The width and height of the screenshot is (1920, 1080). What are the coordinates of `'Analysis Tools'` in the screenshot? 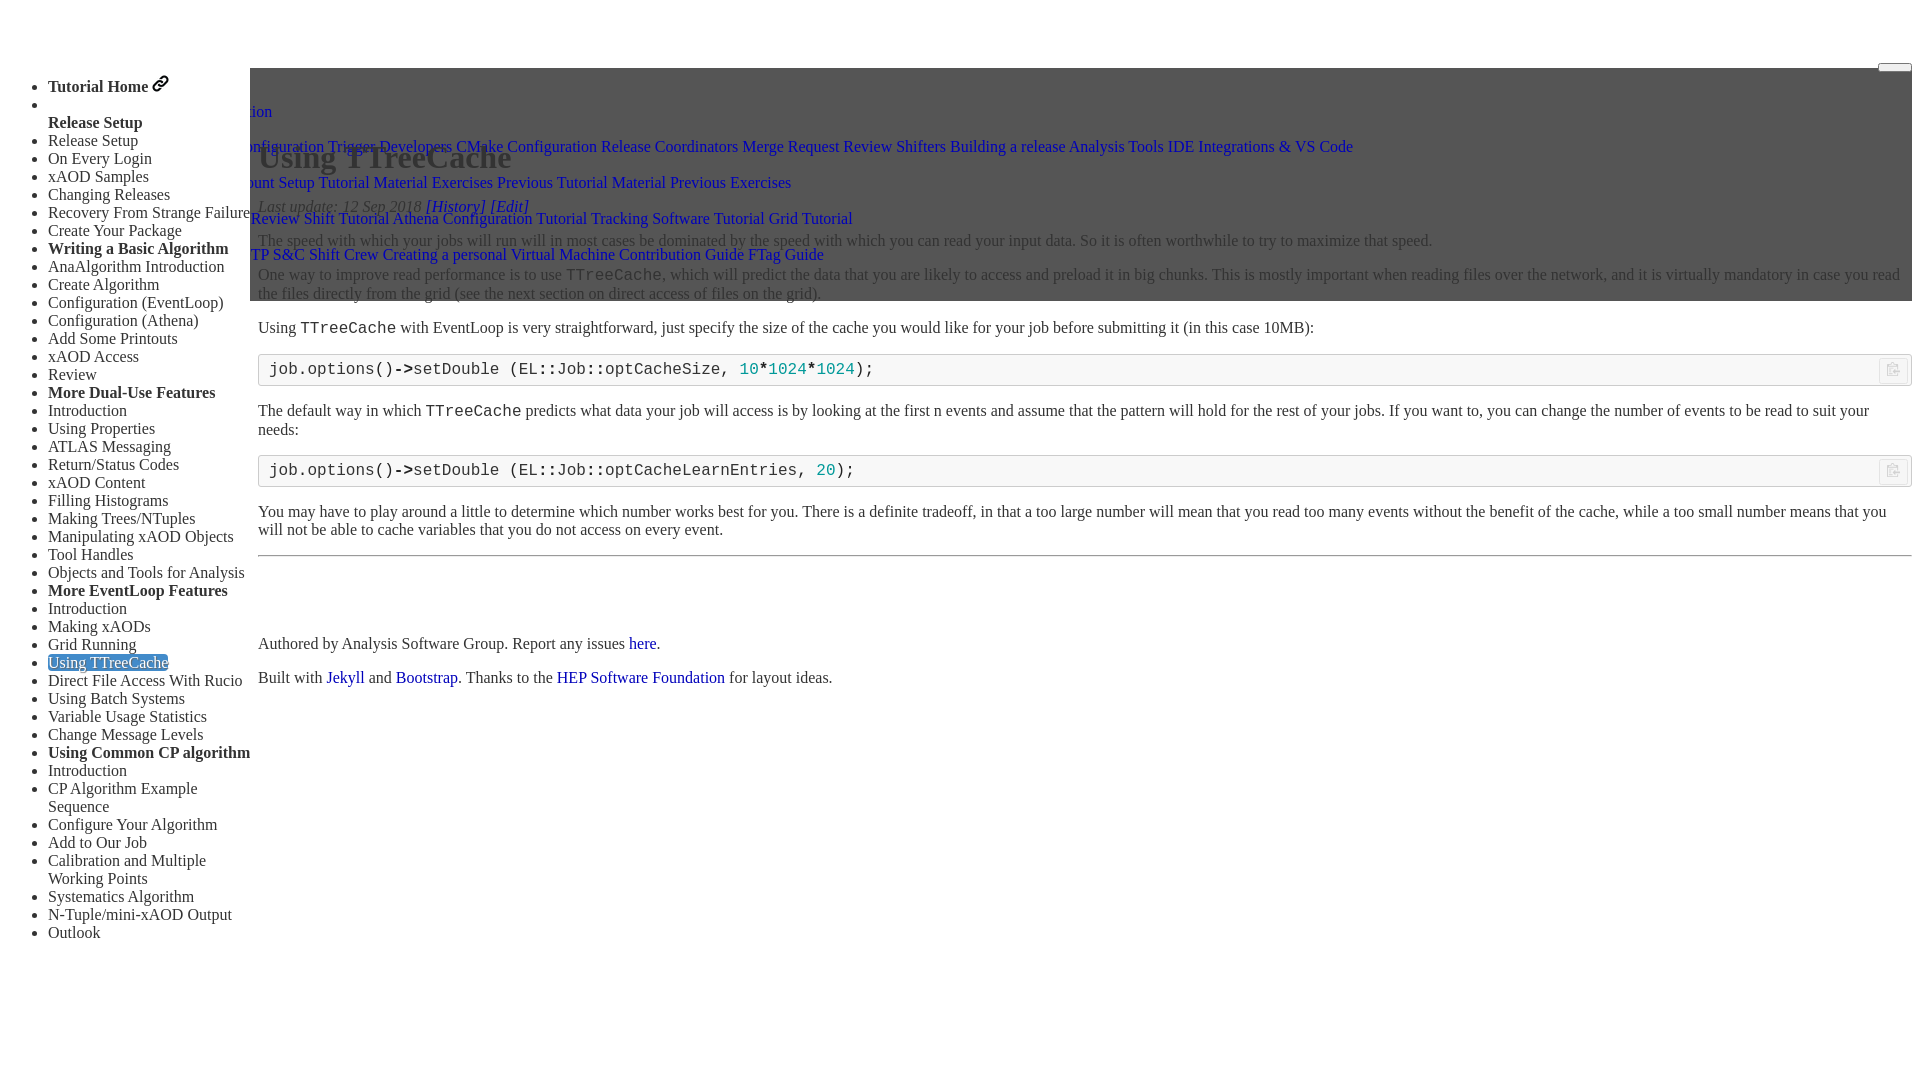 It's located at (1115, 145).